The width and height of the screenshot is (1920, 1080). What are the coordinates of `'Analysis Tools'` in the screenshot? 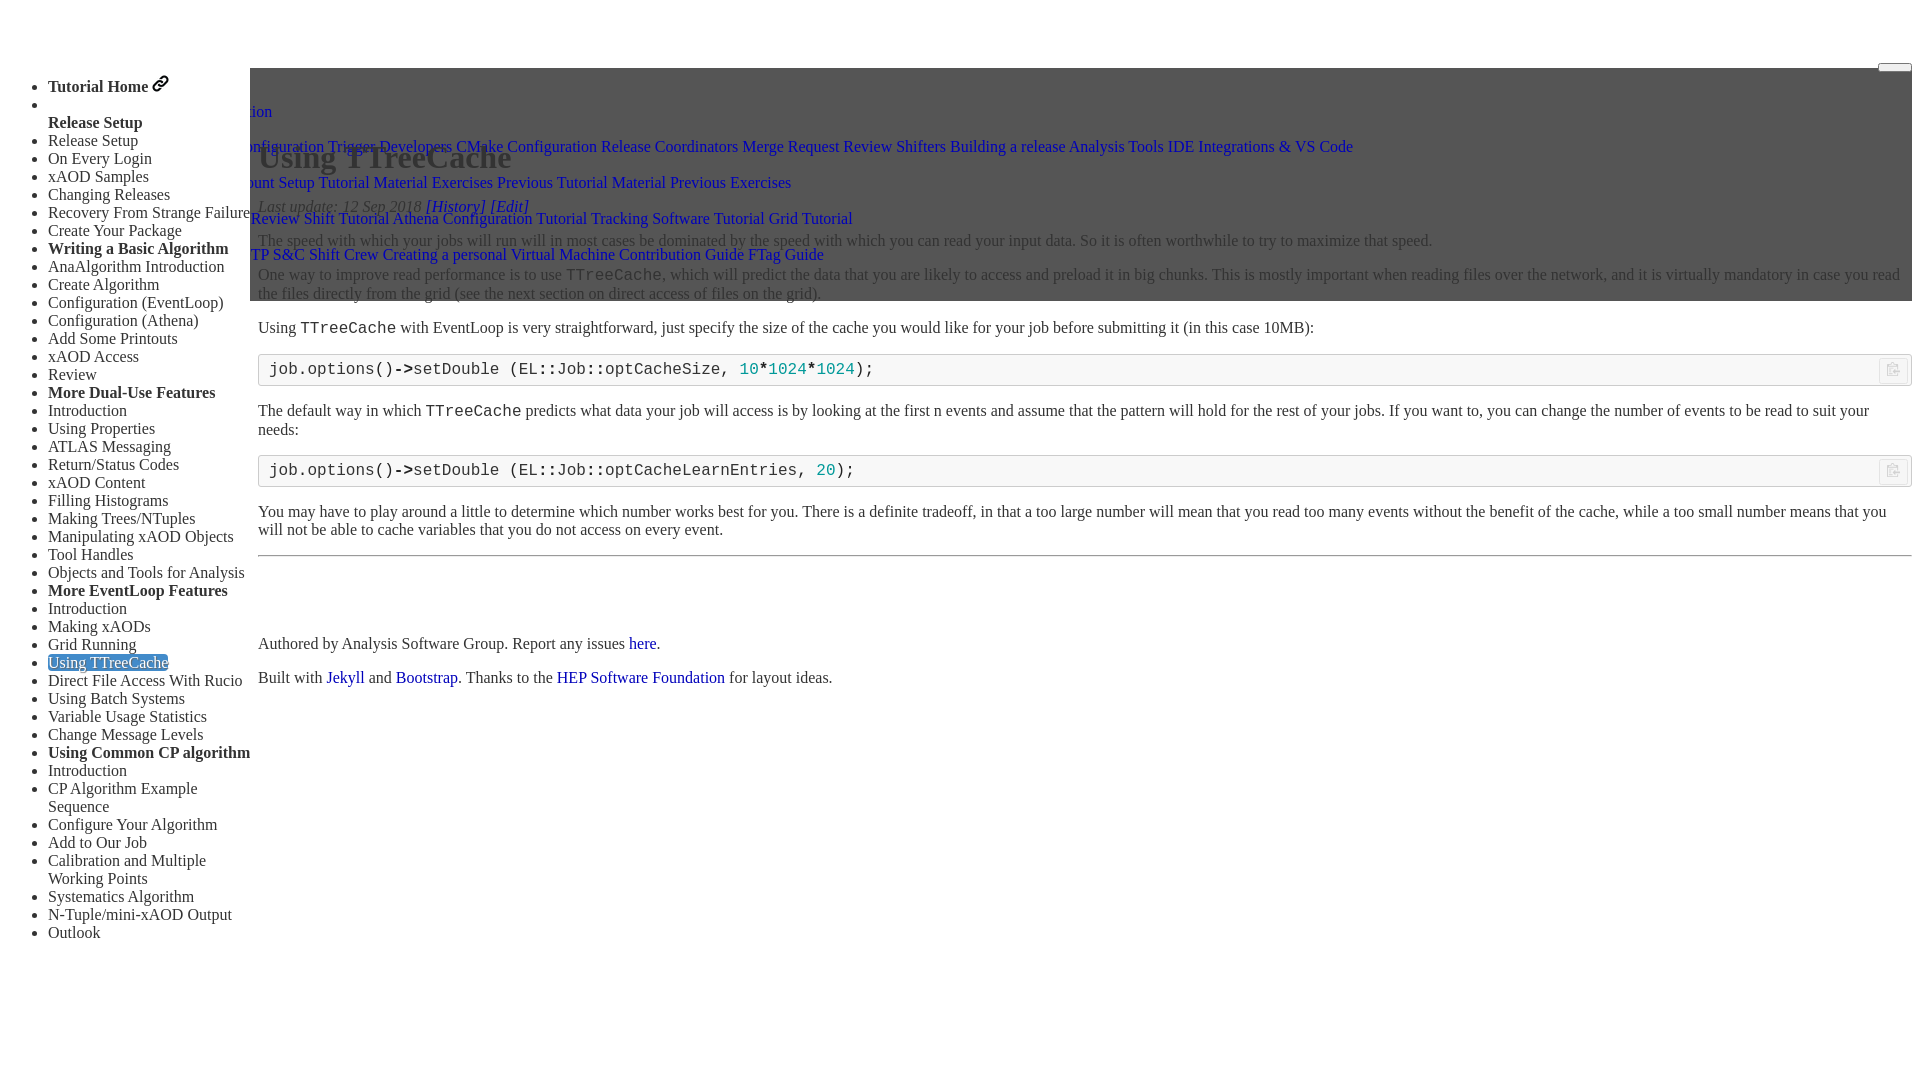 It's located at (1115, 145).